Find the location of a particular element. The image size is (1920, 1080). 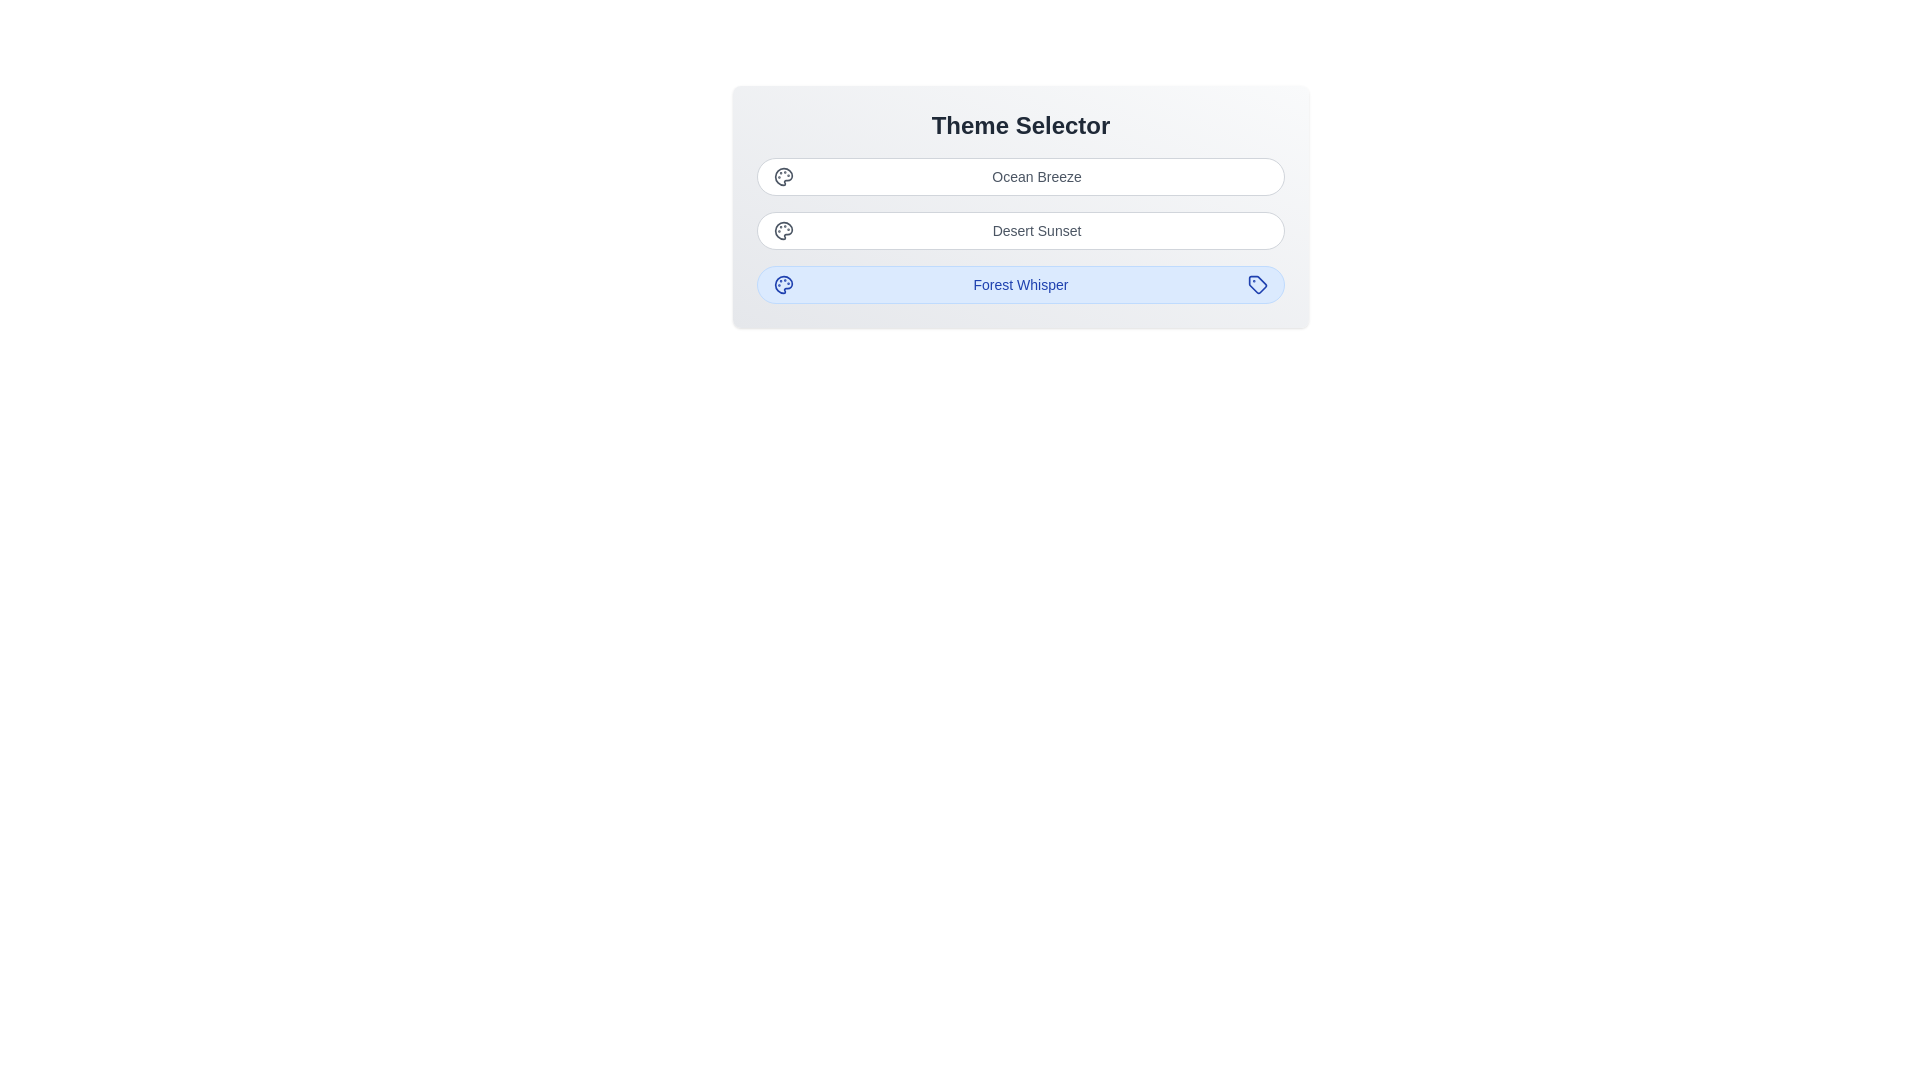

the button corresponding to the theme Ocean Breeze is located at coordinates (1021, 176).